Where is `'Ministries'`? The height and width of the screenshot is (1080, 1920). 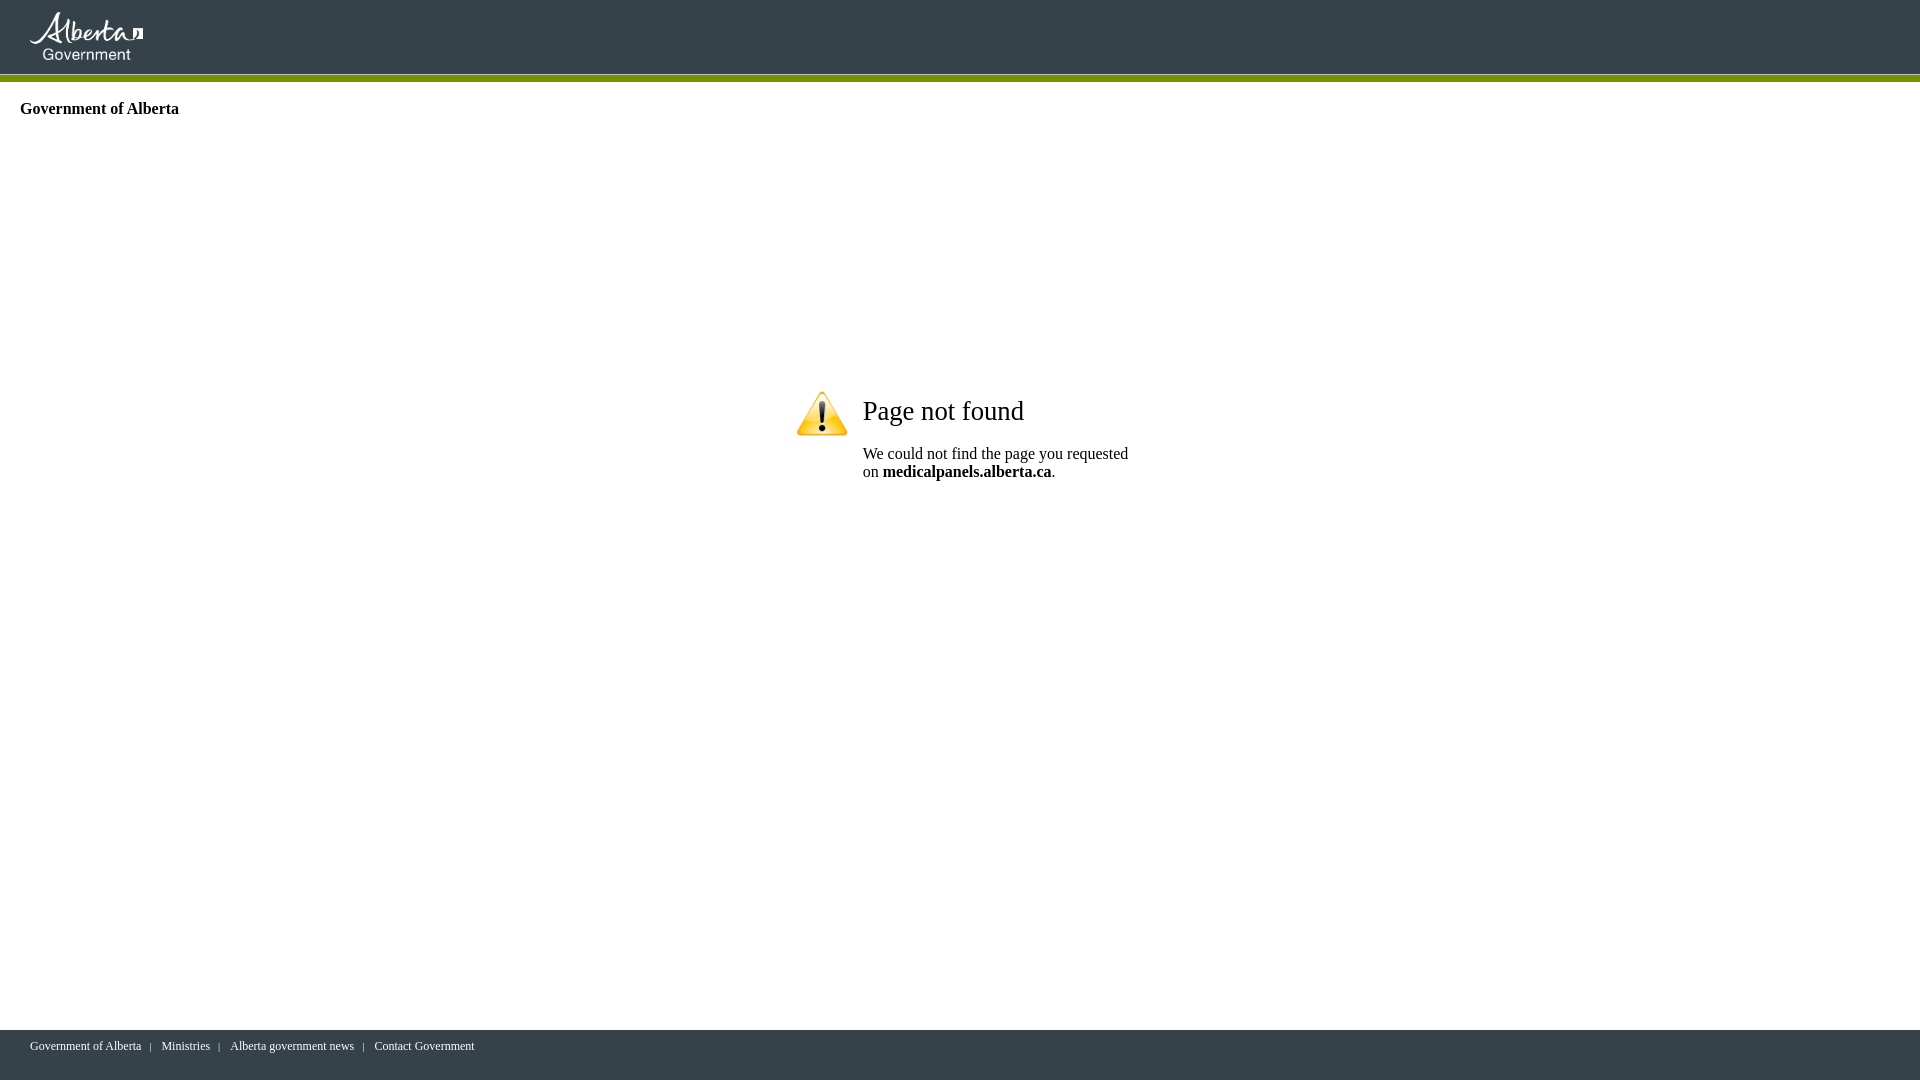
'Ministries' is located at coordinates (185, 1044).